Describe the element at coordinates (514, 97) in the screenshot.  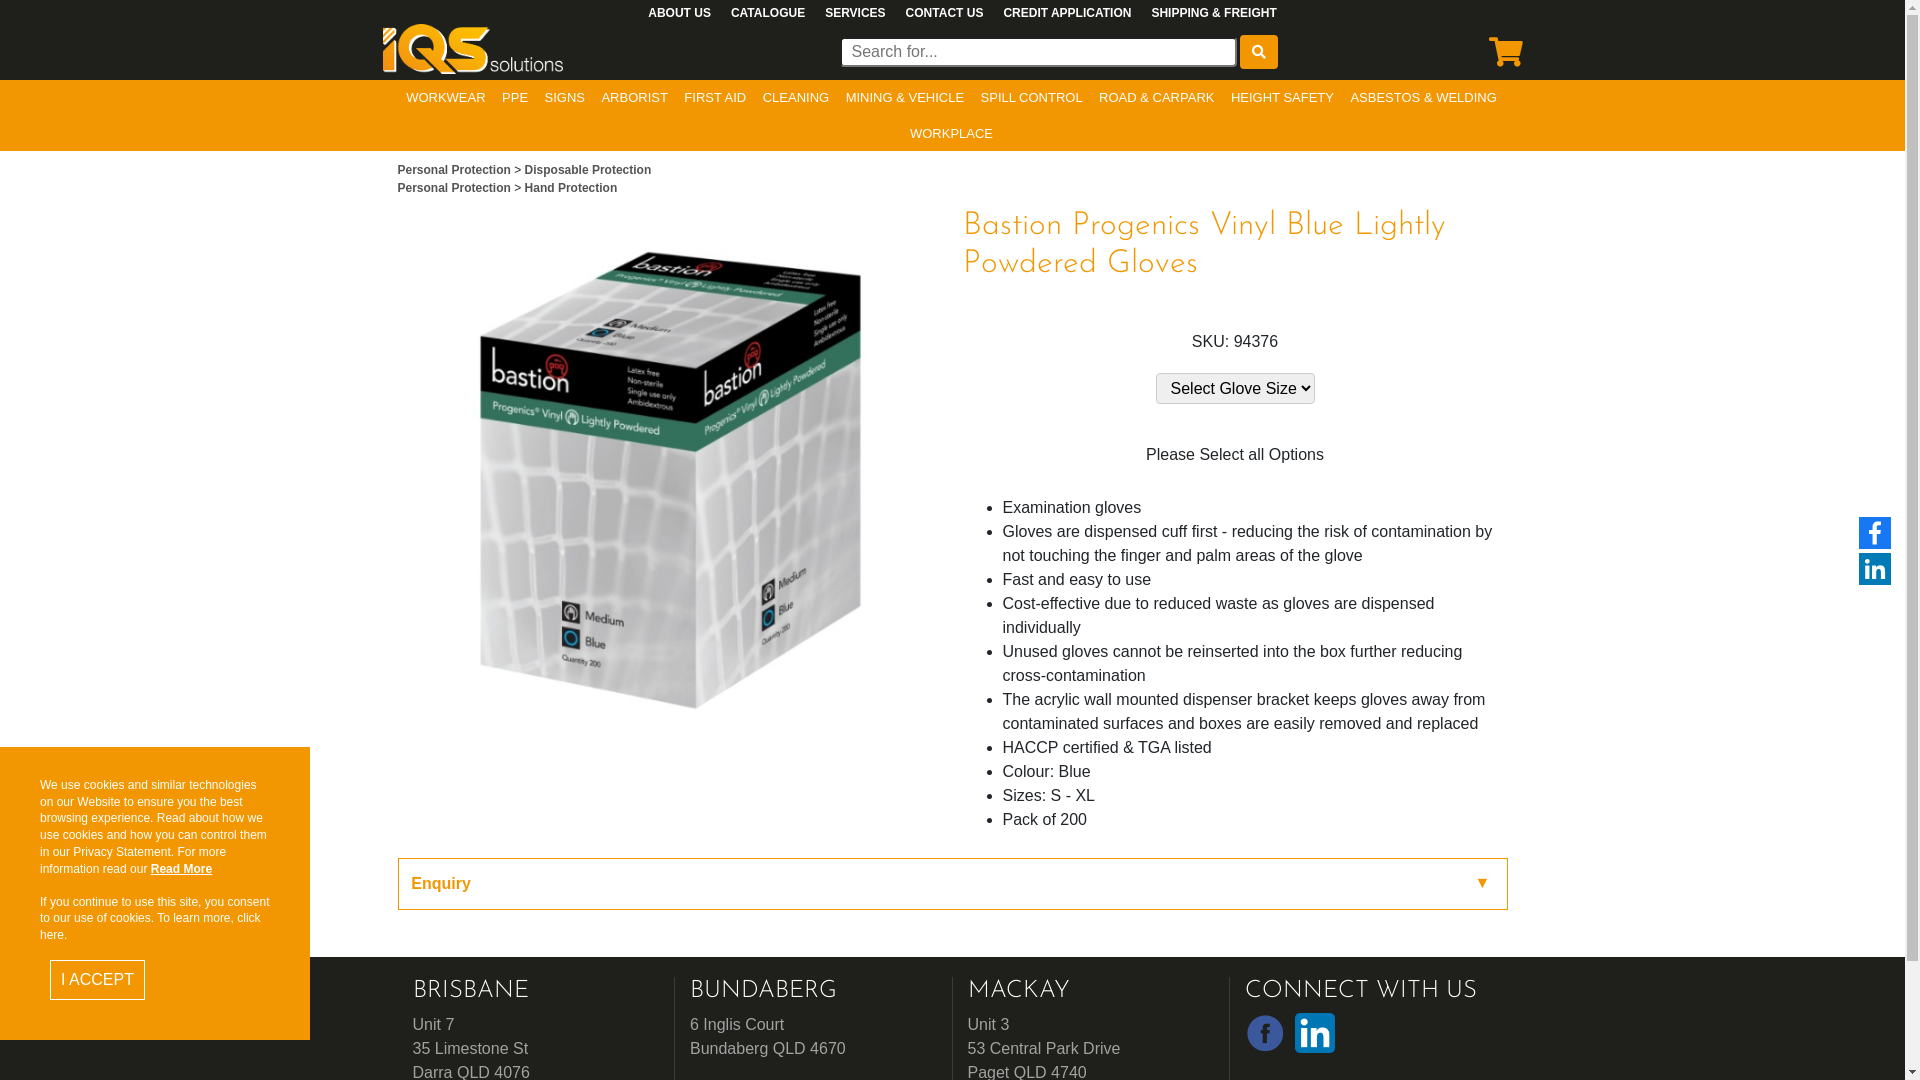
I see `'PPE'` at that location.